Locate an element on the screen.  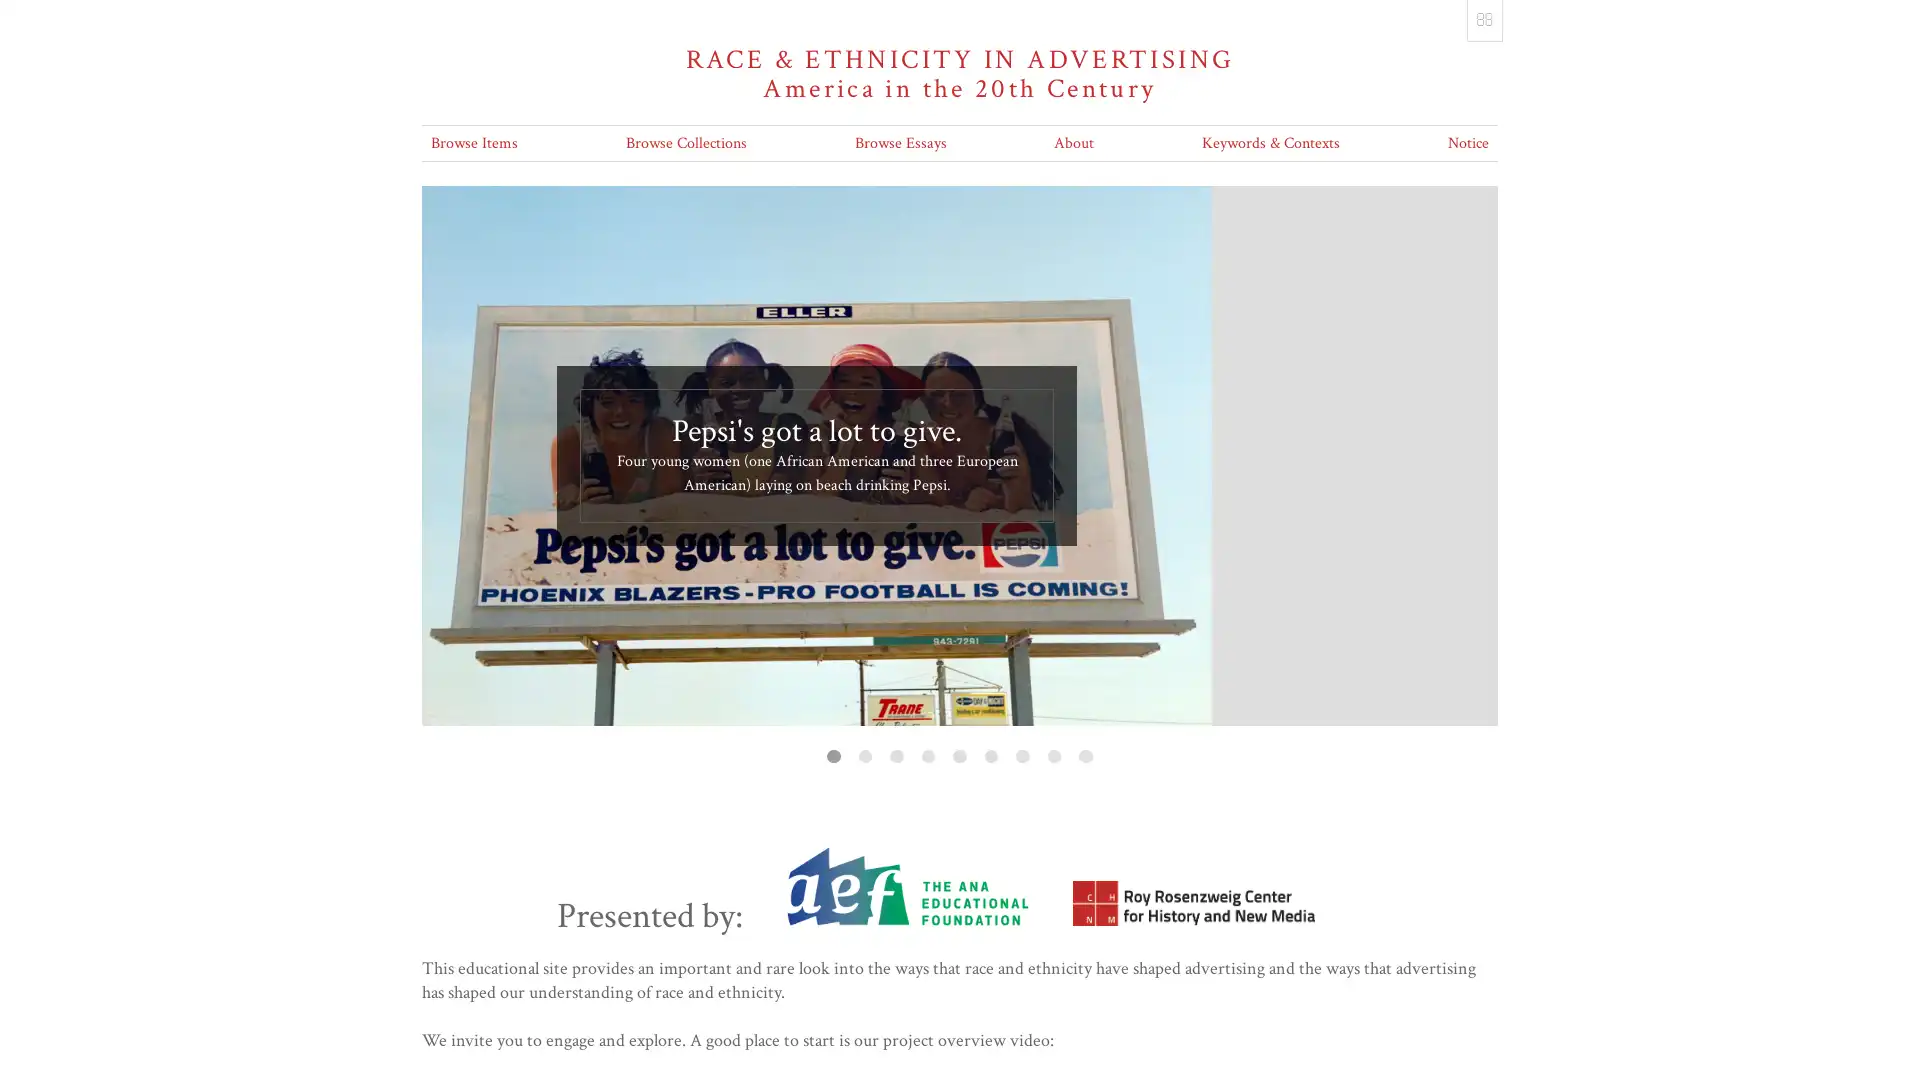
1 is located at coordinates (833, 756).